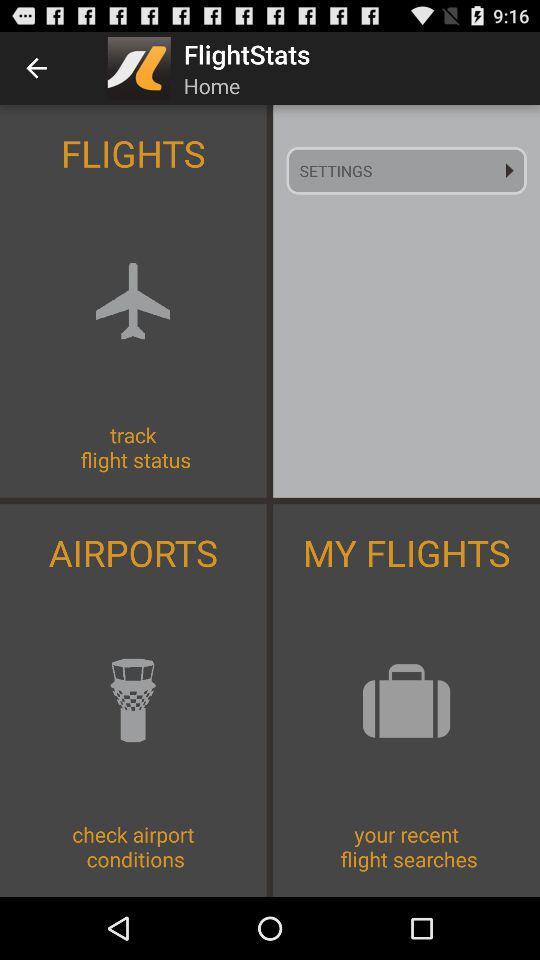 Image resolution: width=540 pixels, height=960 pixels. What do you see at coordinates (36, 68) in the screenshot?
I see `the item above the flights` at bounding box center [36, 68].